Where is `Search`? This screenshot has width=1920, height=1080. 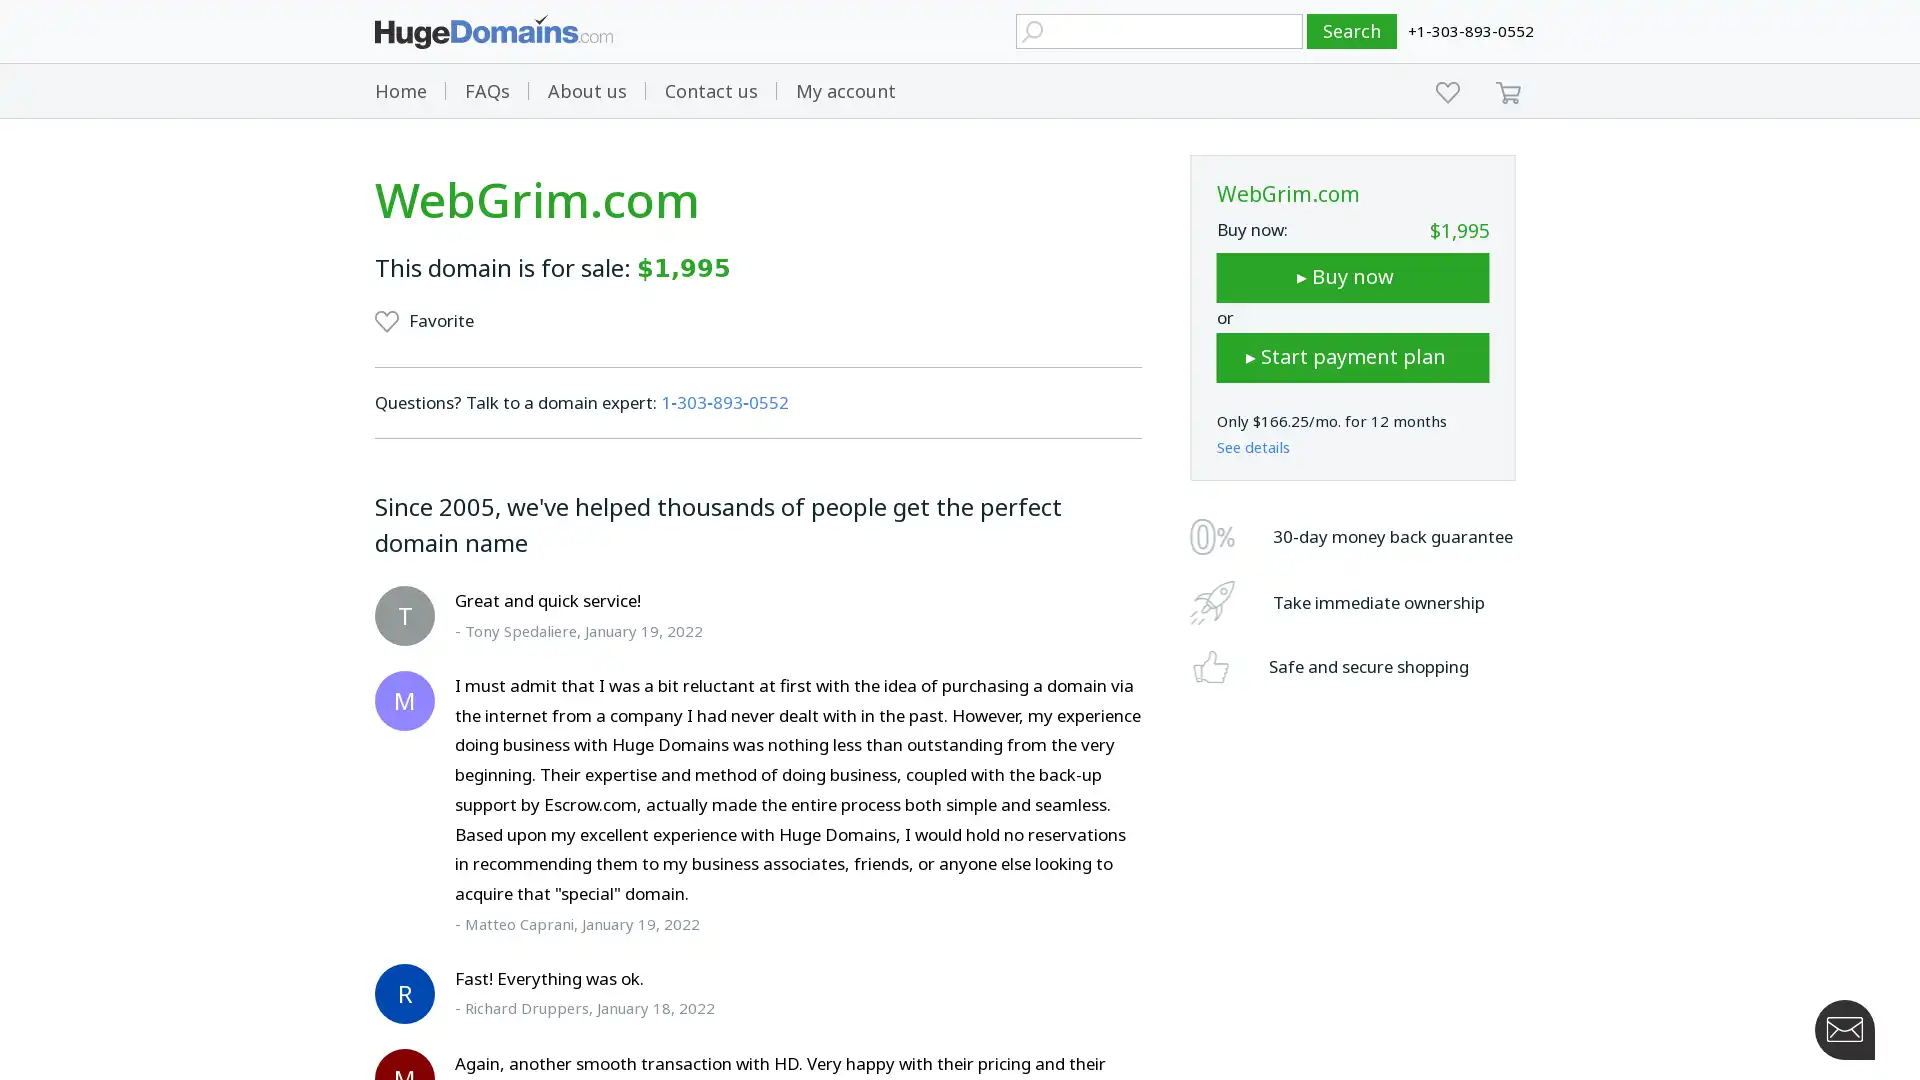 Search is located at coordinates (1352, 31).